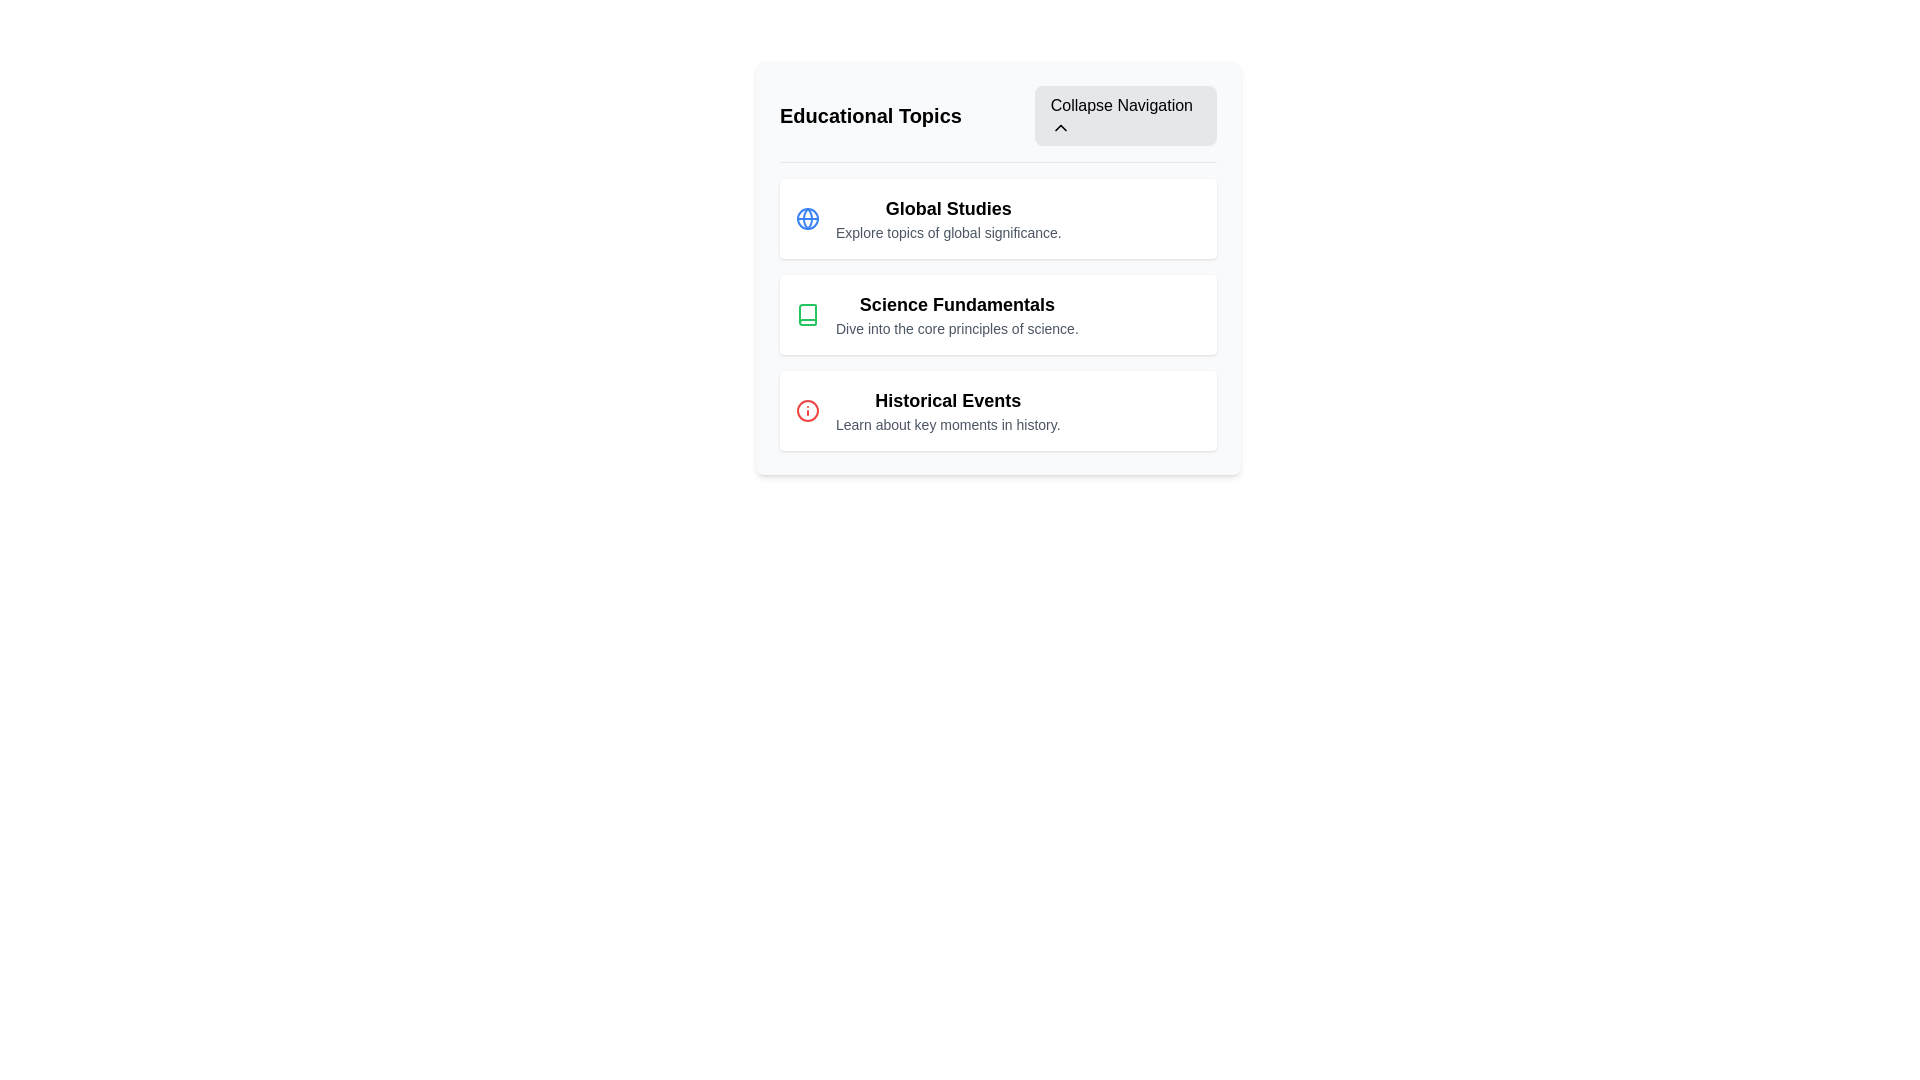 Image resolution: width=1920 pixels, height=1080 pixels. What do you see at coordinates (807, 219) in the screenshot?
I see `the blue globe icon that is the leftmost item in the 'Global Studies' card, located at the top left corner adjacent to the heading 'Global Studies'` at bounding box center [807, 219].